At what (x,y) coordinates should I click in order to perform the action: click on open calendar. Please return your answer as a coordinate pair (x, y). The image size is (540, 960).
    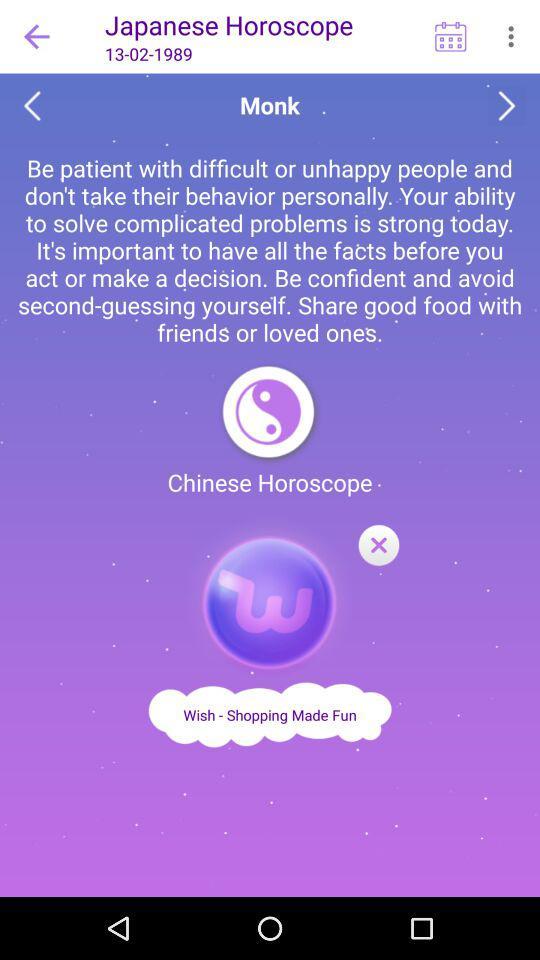
    Looking at the image, I should click on (450, 35).